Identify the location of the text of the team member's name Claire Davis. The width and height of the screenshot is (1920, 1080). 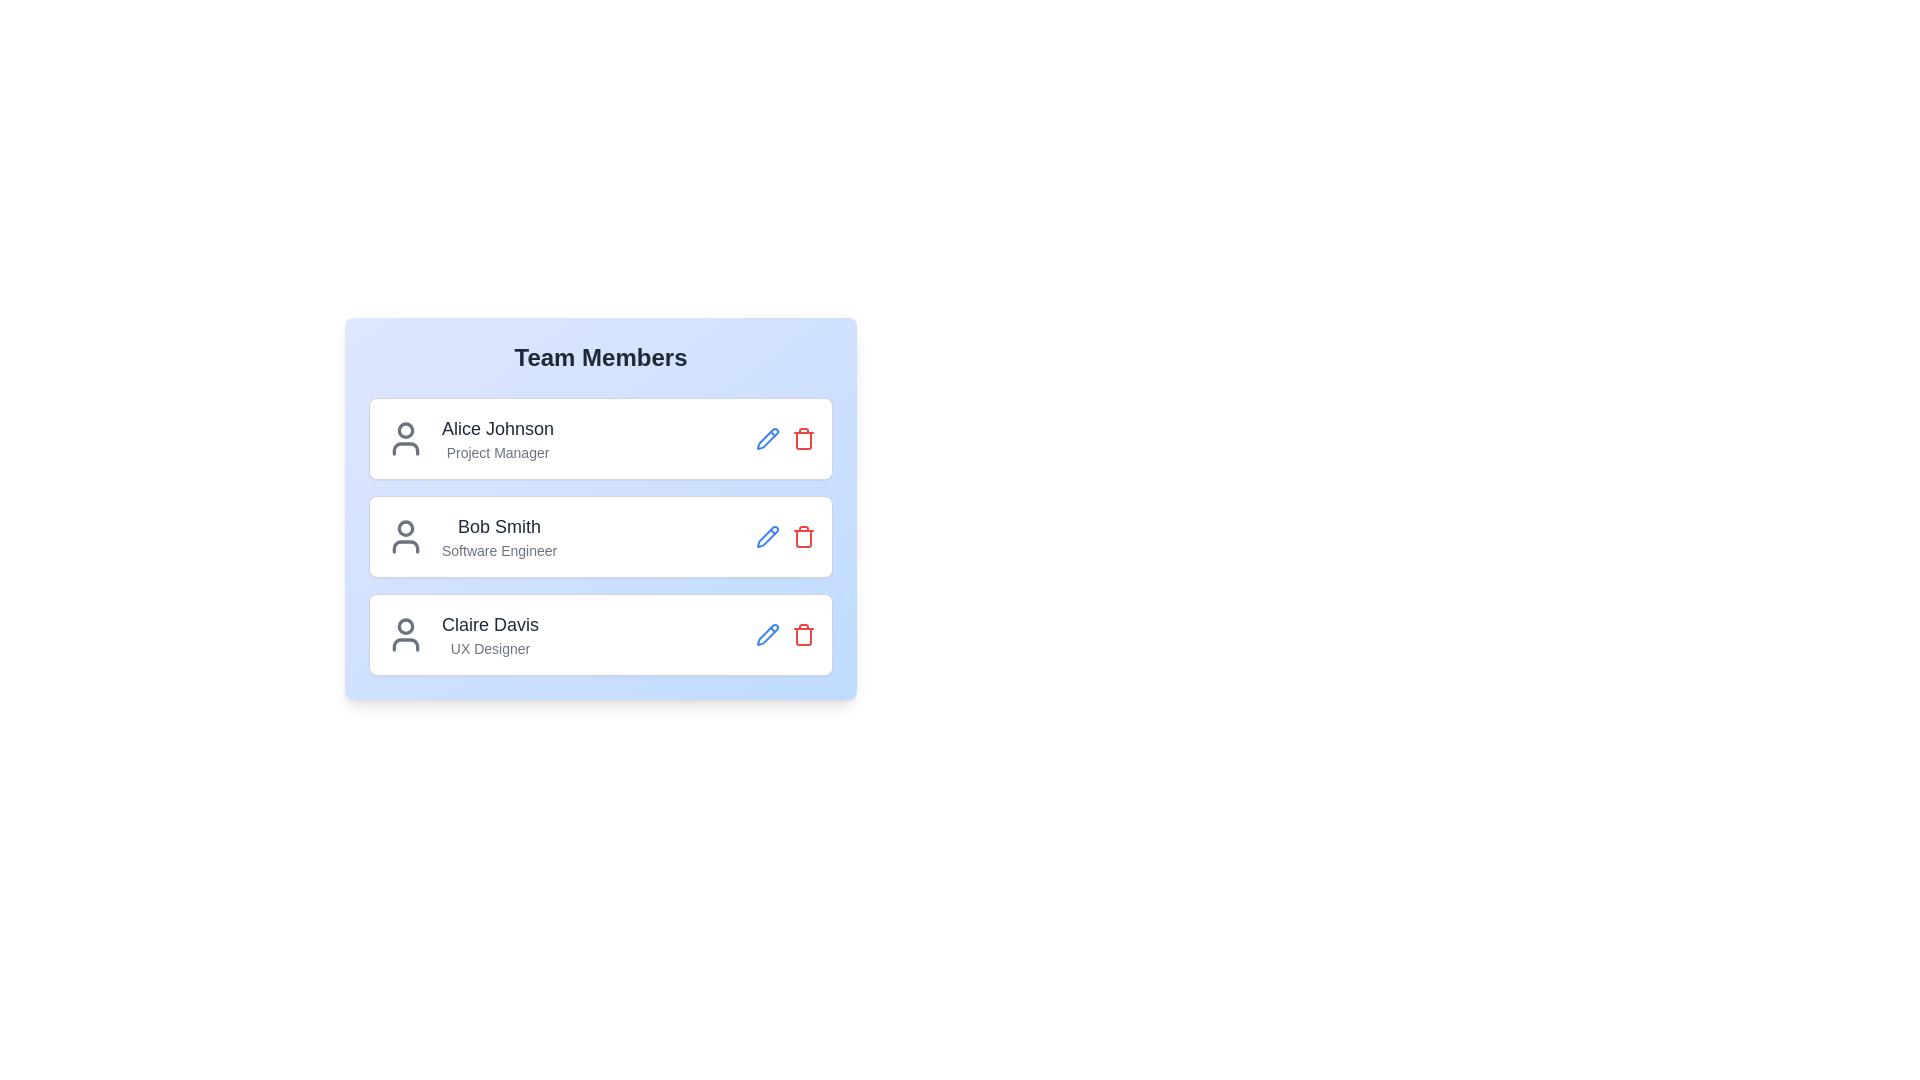
(490, 623).